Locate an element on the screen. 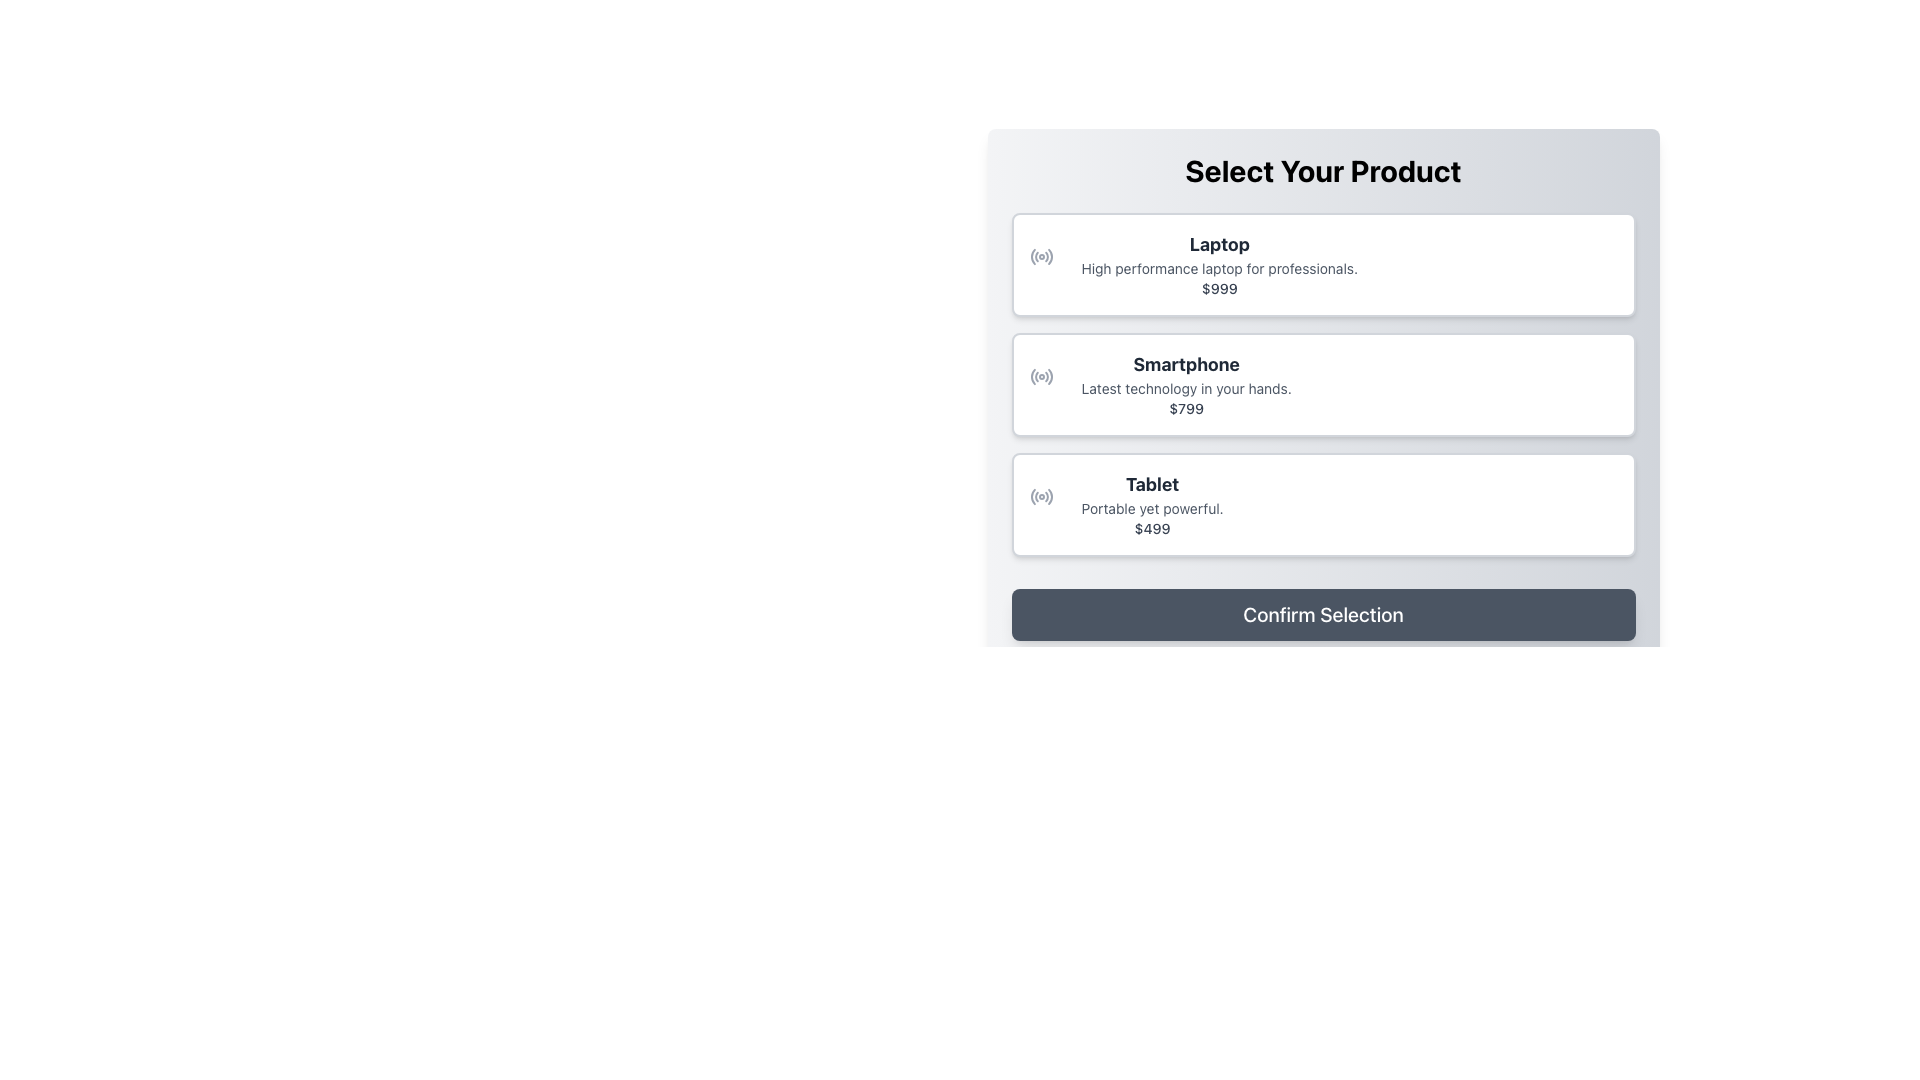  the selectable list item for the 'Smartphone' product, which is the second choice in the product selection menu is located at coordinates (1323, 397).